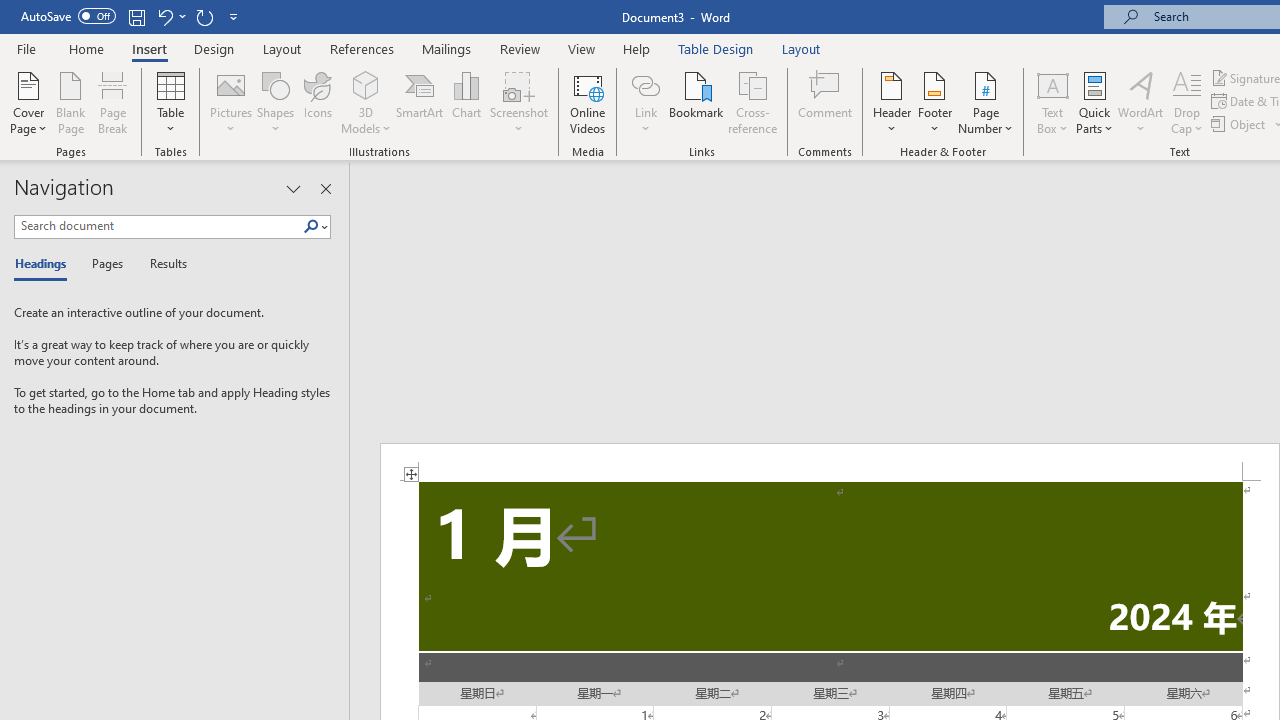 The height and width of the screenshot is (720, 1280). Describe the element at coordinates (310, 226) in the screenshot. I see `'Search'` at that location.